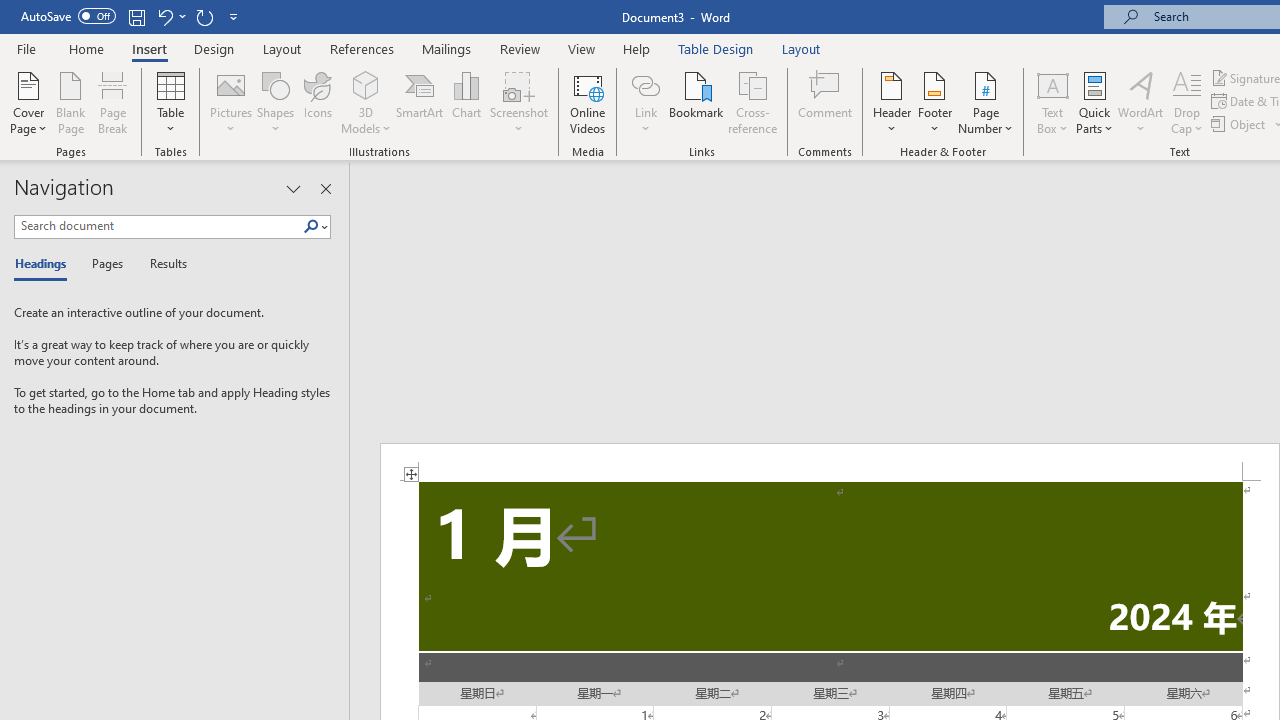 The height and width of the screenshot is (720, 1280). Describe the element at coordinates (310, 226) in the screenshot. I see `'Search'` at that location.